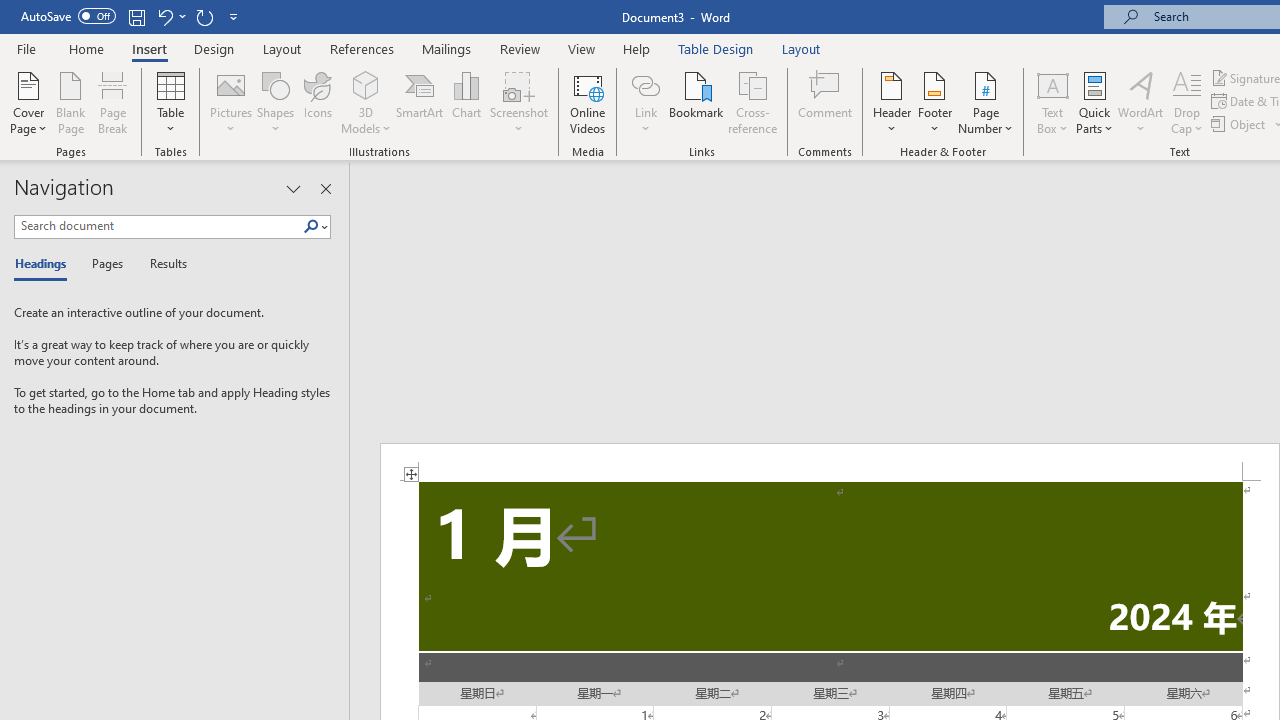 The height and width of the screenshot is (720, 1280). Describe the element at coordinates (310, 226) in the screenshot. I see `'Search'` at that location.